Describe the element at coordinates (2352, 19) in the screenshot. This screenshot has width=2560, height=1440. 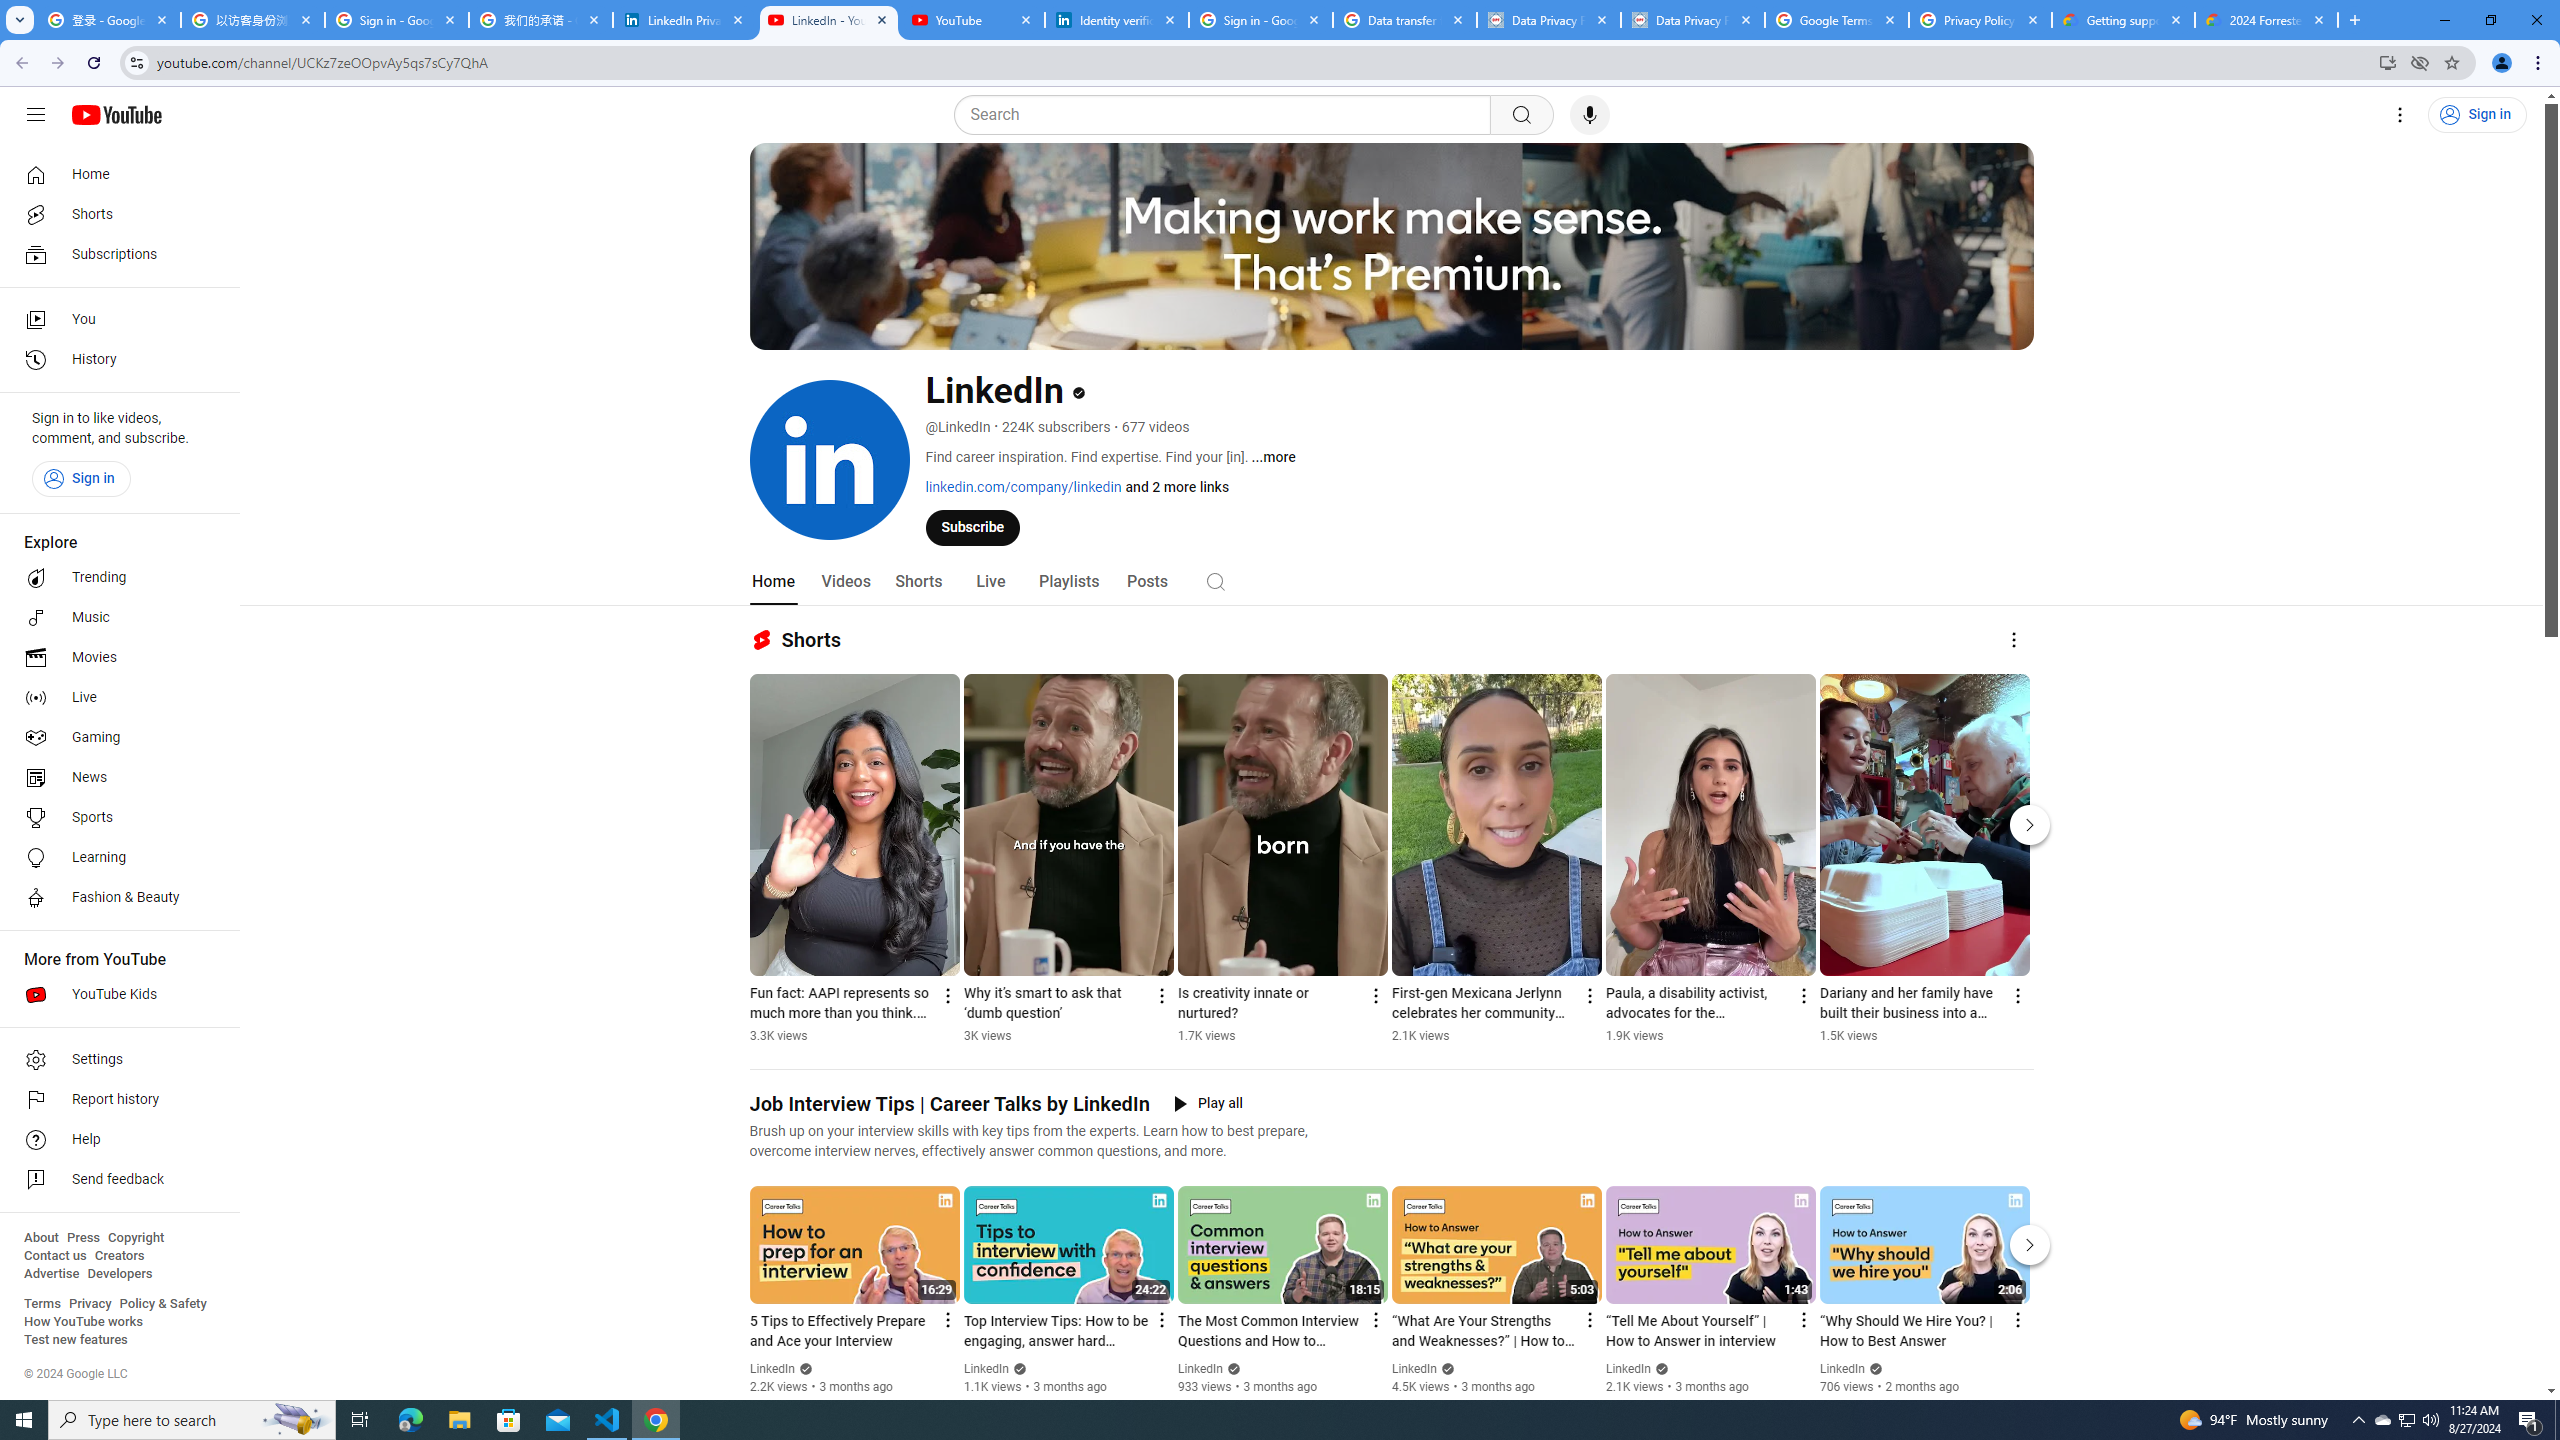
I see `'New Tab'` at that location.